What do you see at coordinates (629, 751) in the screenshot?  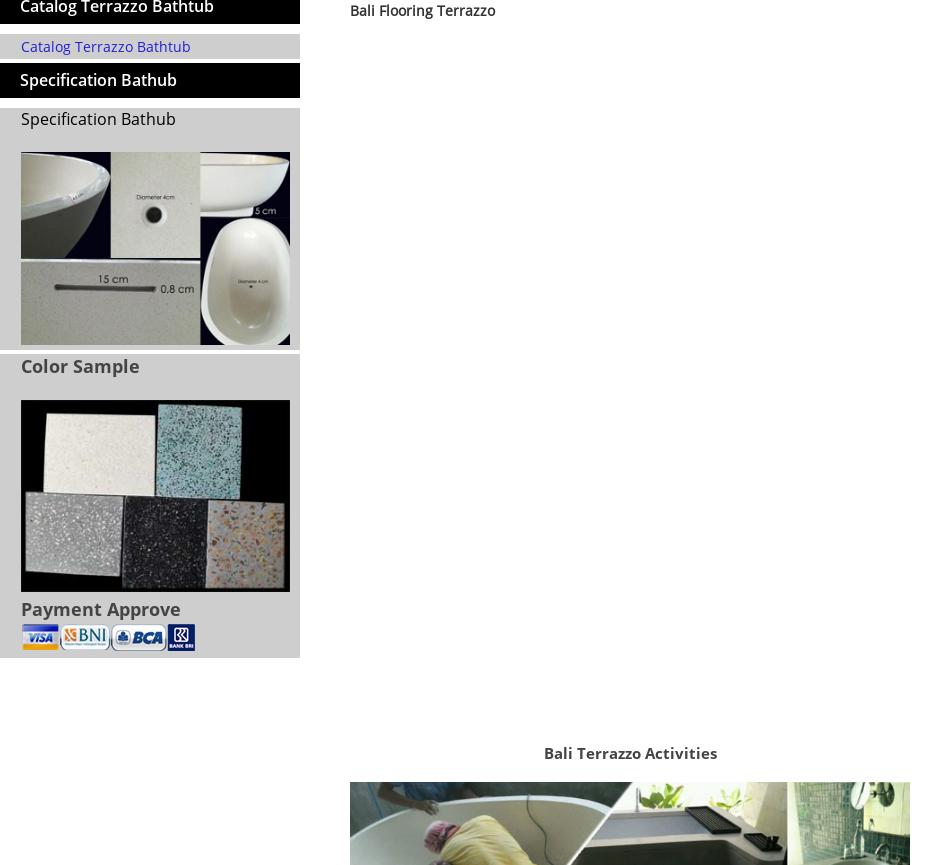 I see `'Bali Terrazzo Activities'` at bounding box center [629, 751].